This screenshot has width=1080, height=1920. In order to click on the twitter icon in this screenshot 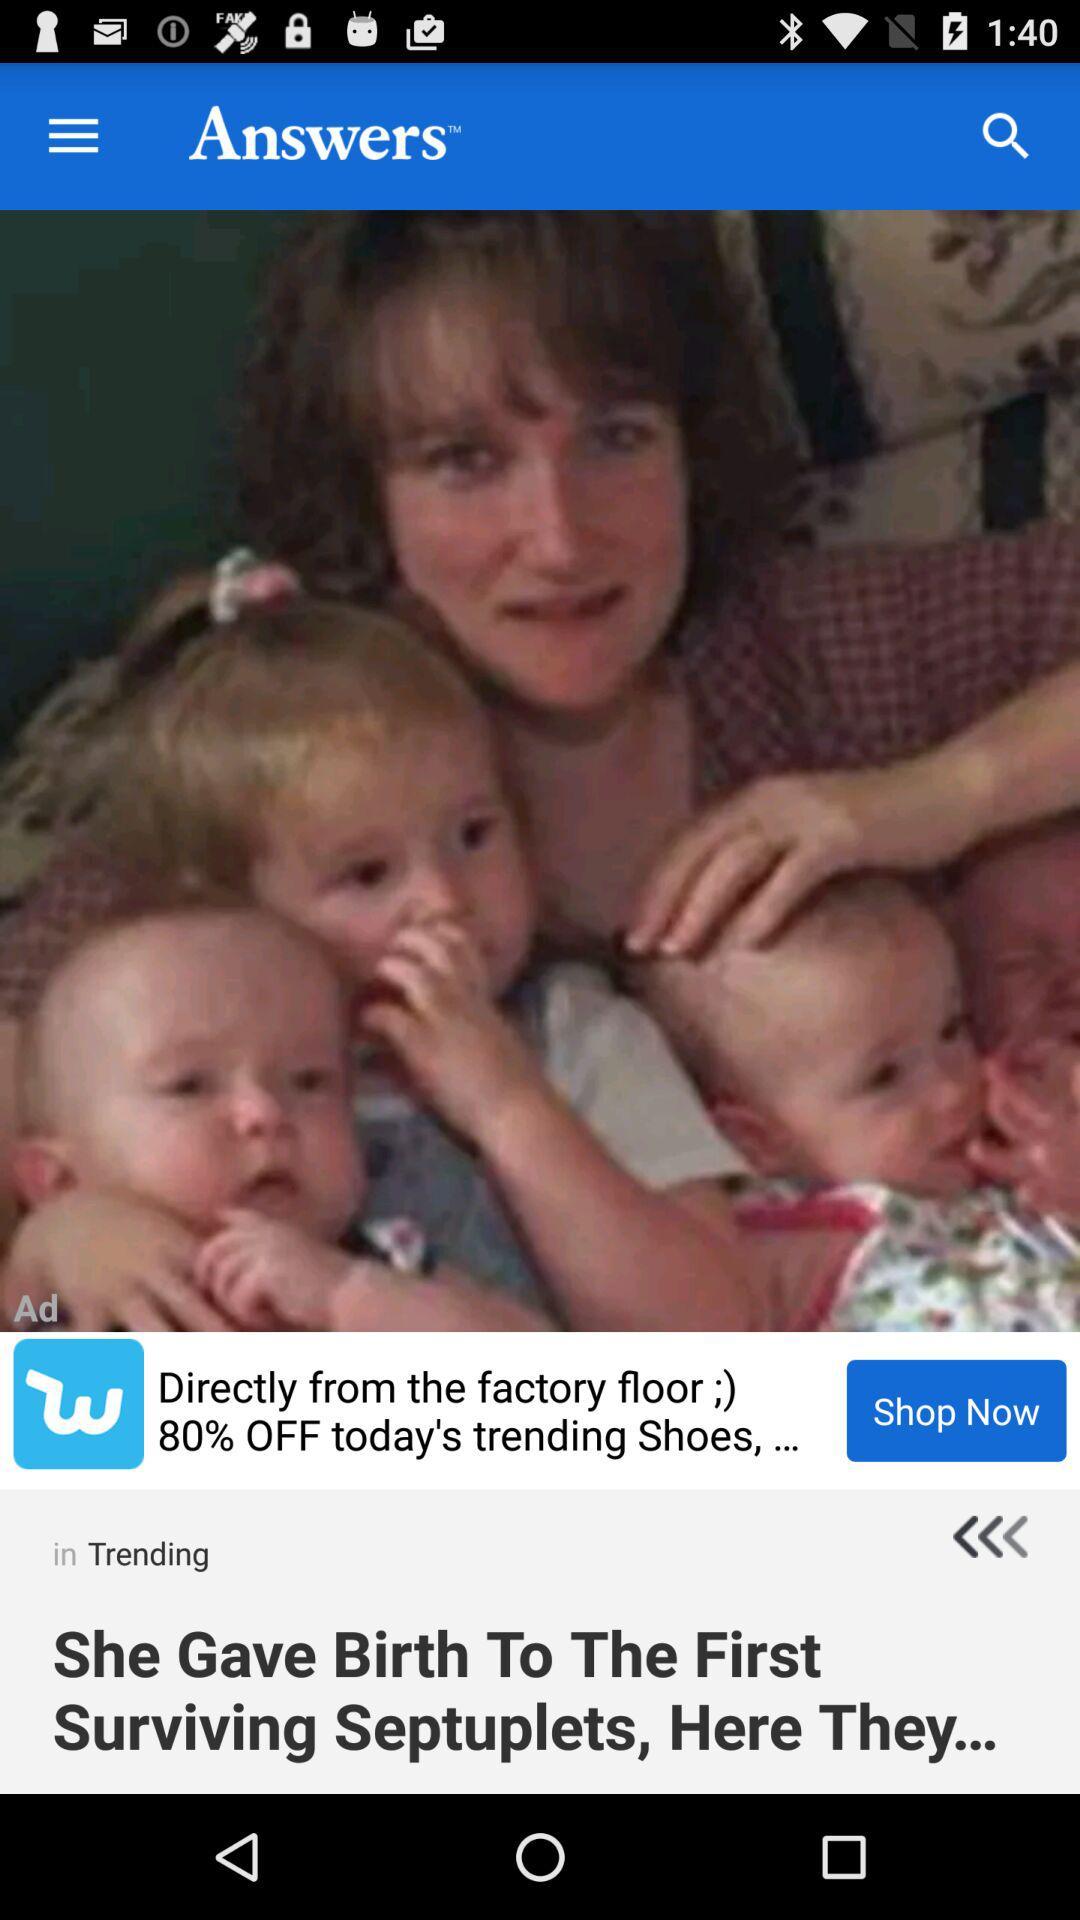, I will do `click(77, 1509)`.